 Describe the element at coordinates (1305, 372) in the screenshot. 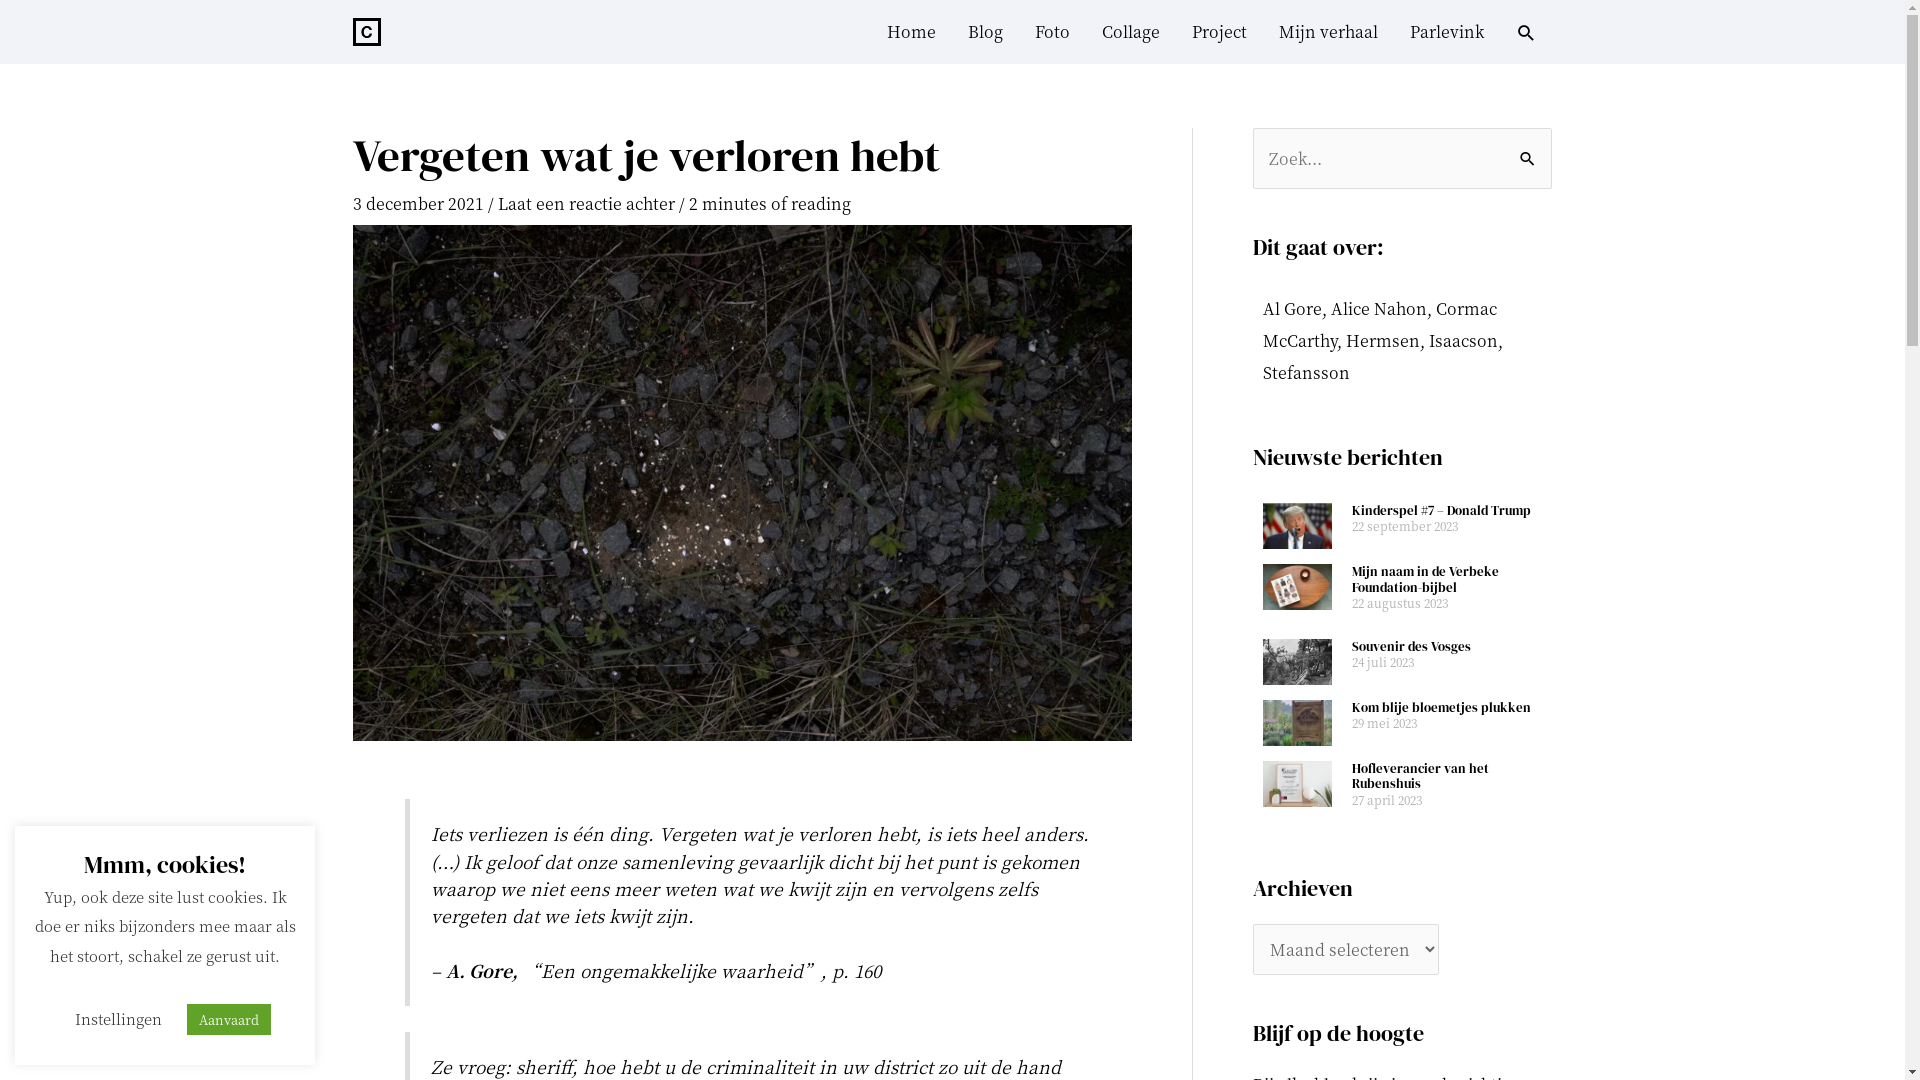

I see `'Stefansson'` at that location.